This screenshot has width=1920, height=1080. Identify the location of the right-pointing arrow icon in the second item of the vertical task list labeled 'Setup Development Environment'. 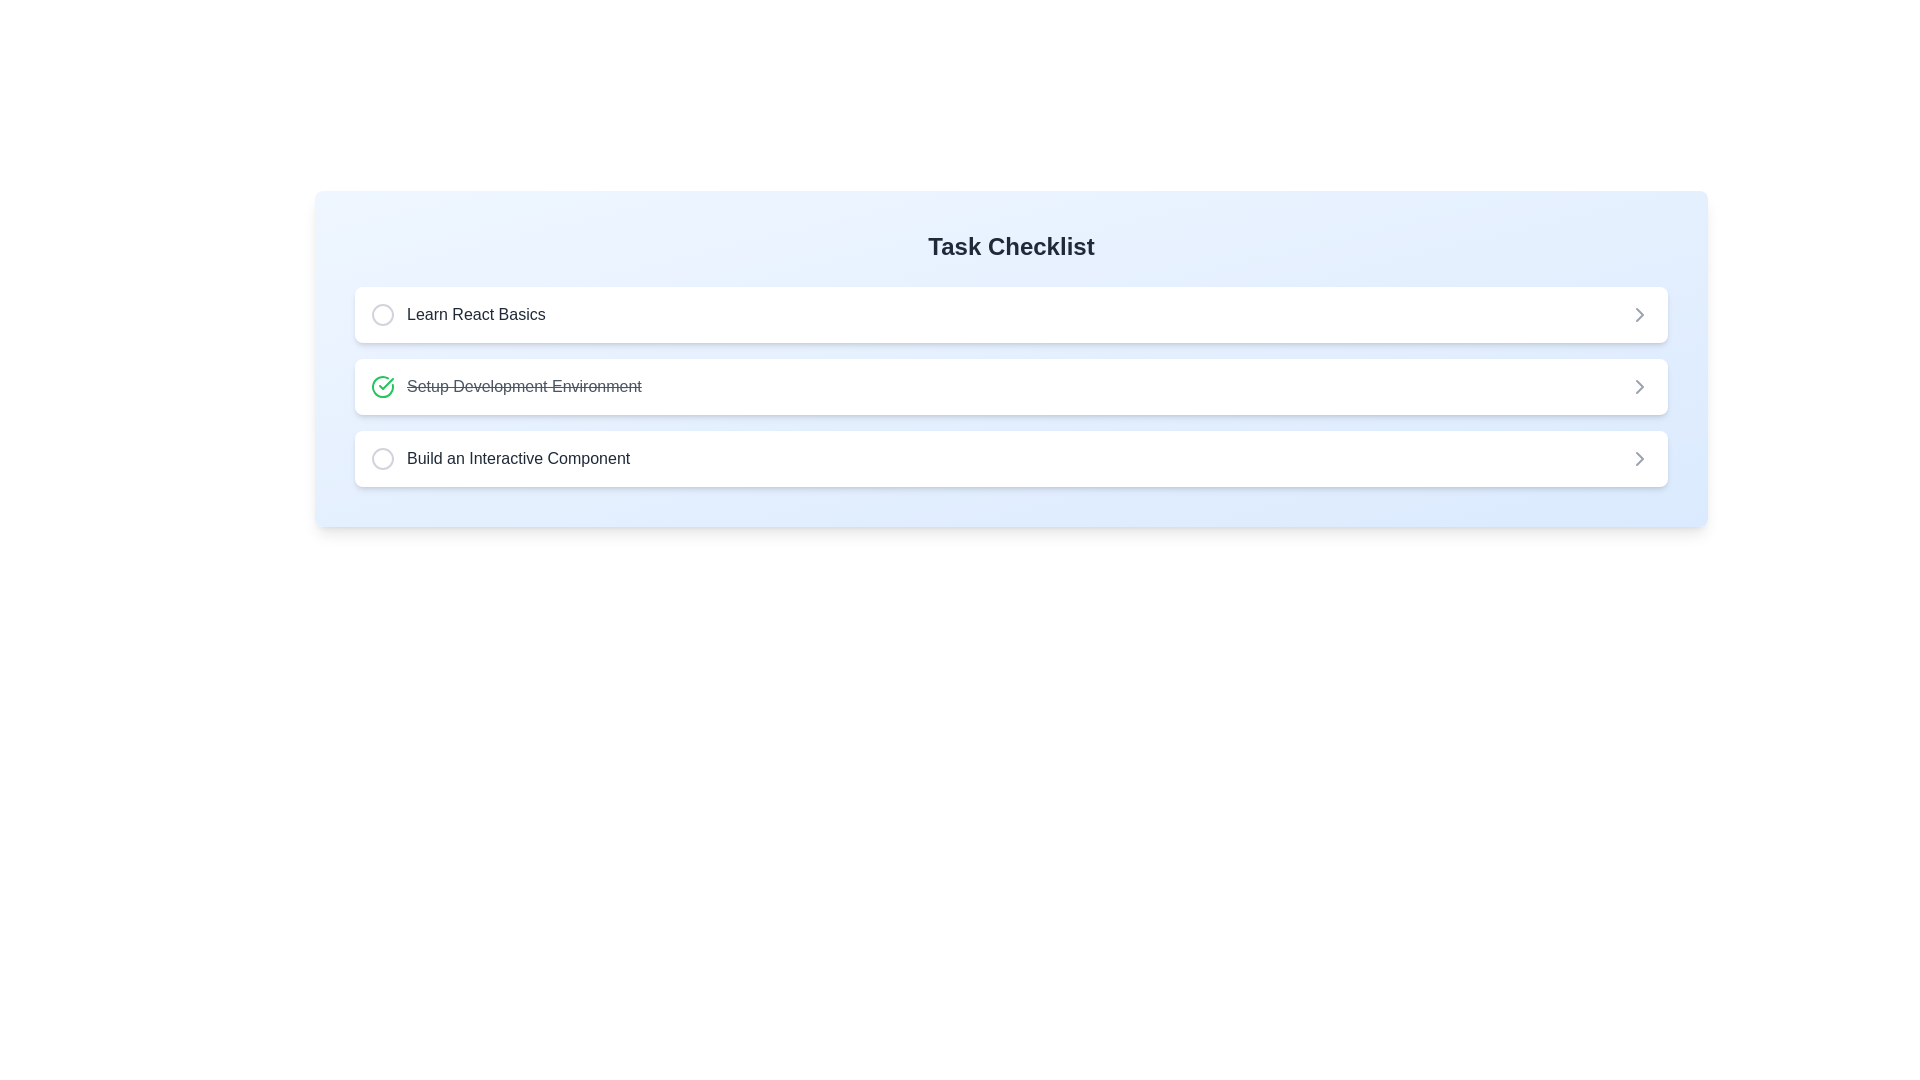
(1640, 386).